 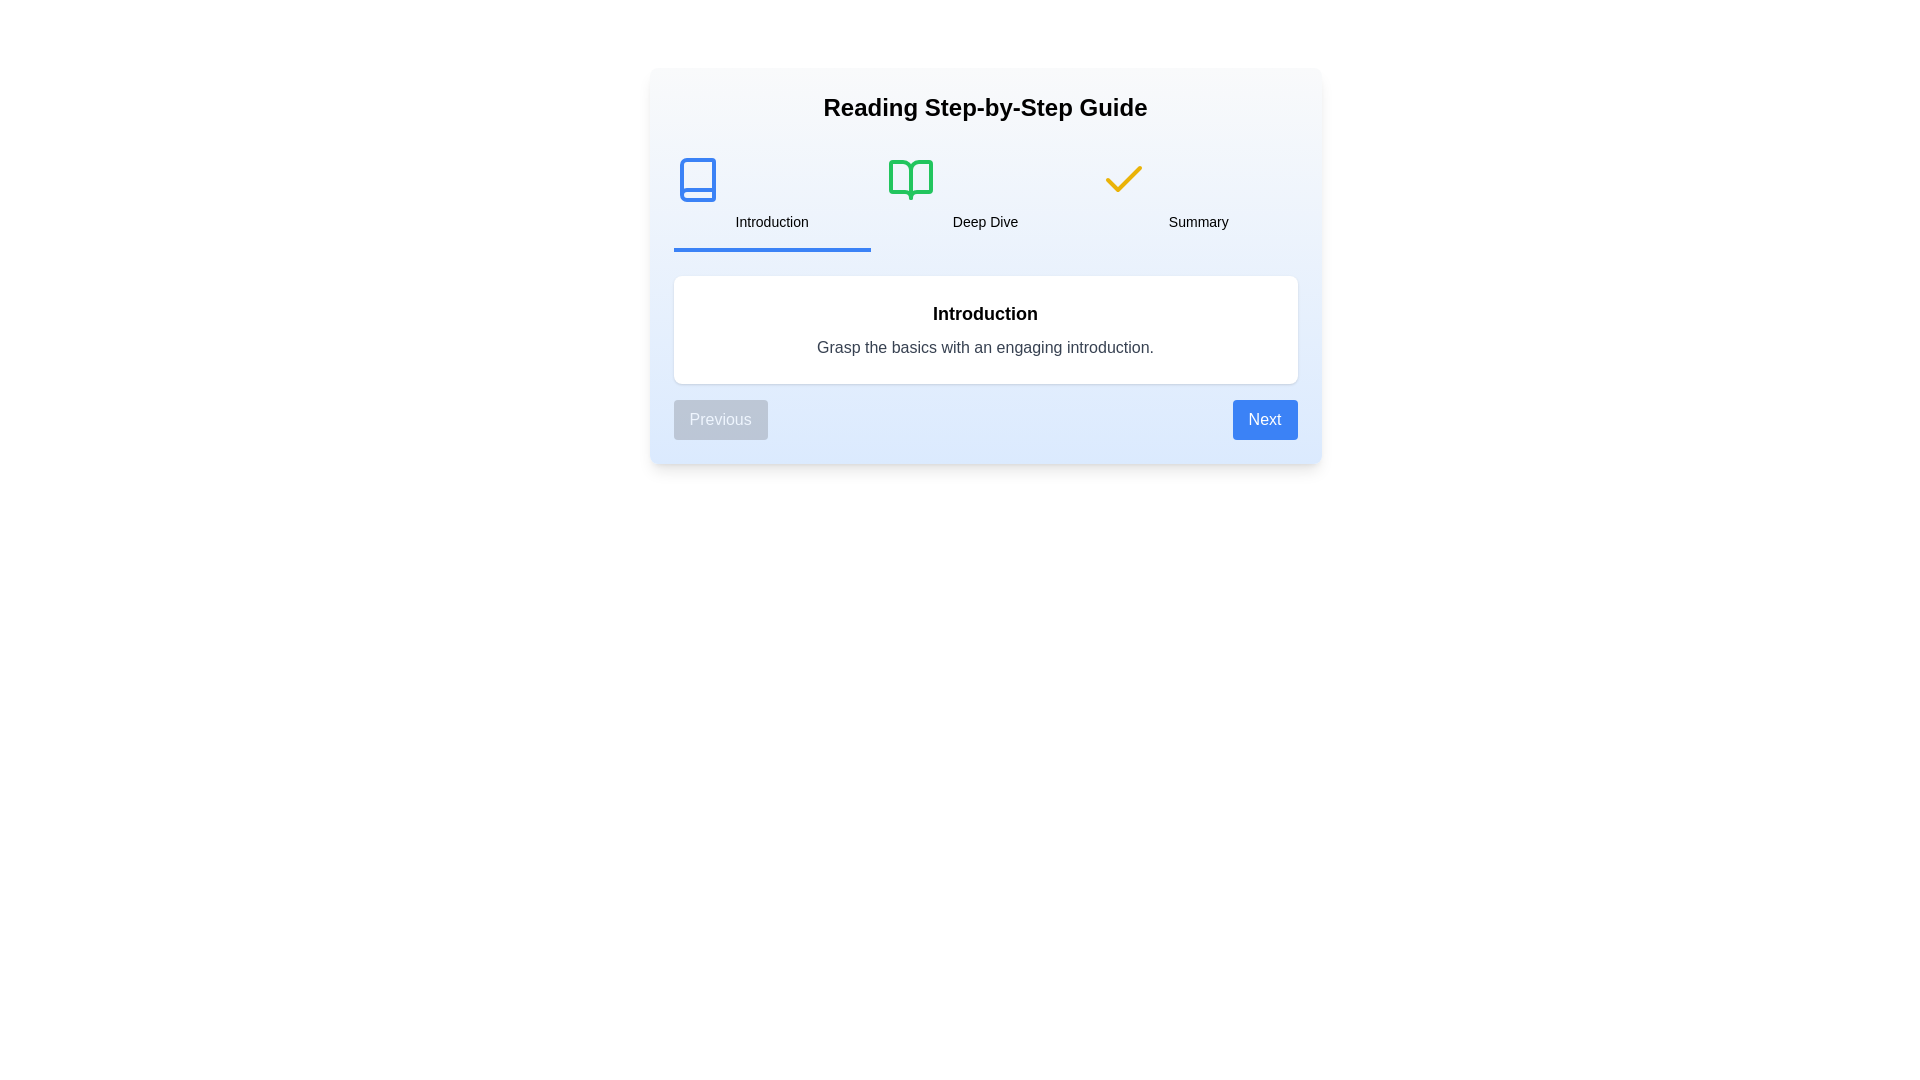 What do you see at coordinates (1124, 180) in the screenshot?
I see `the icon representing the step Summary` at bounding box center [1124, 180].